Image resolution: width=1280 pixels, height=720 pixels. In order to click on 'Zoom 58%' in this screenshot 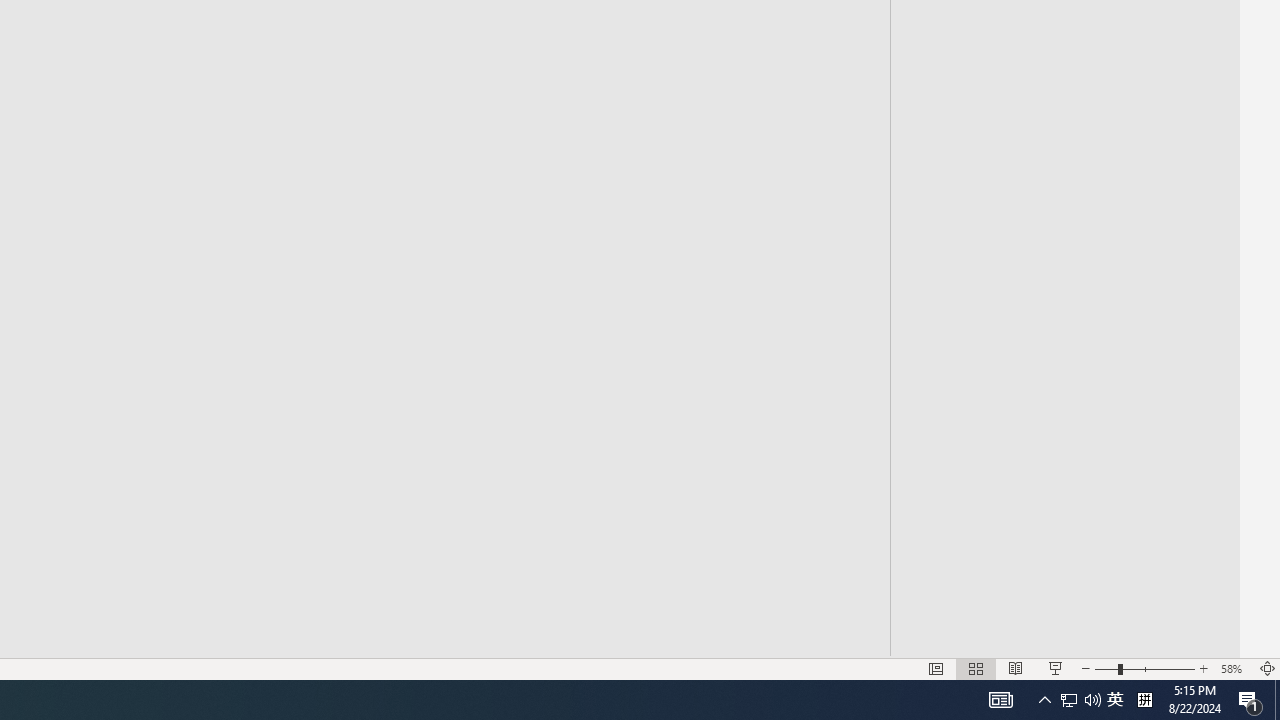, I will do `click(1233, 669)`.